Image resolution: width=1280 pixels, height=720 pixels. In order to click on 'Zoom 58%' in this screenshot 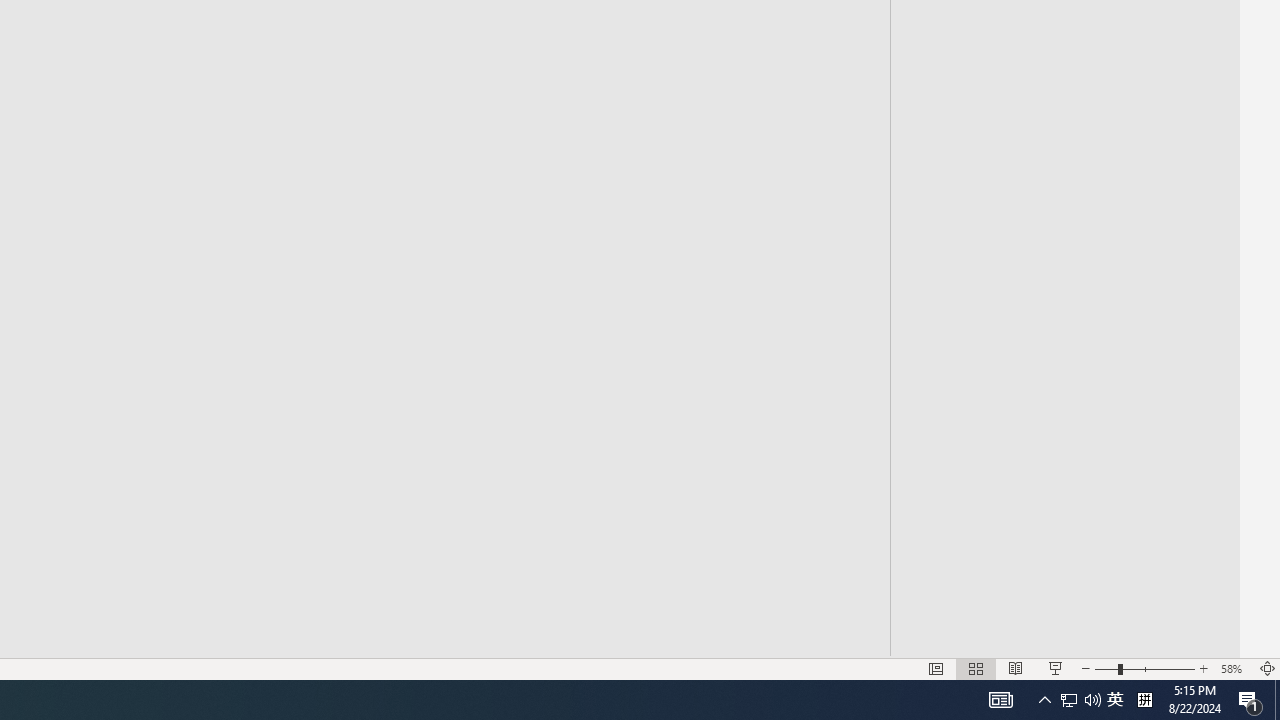, I will do `click(1233, 669)`.